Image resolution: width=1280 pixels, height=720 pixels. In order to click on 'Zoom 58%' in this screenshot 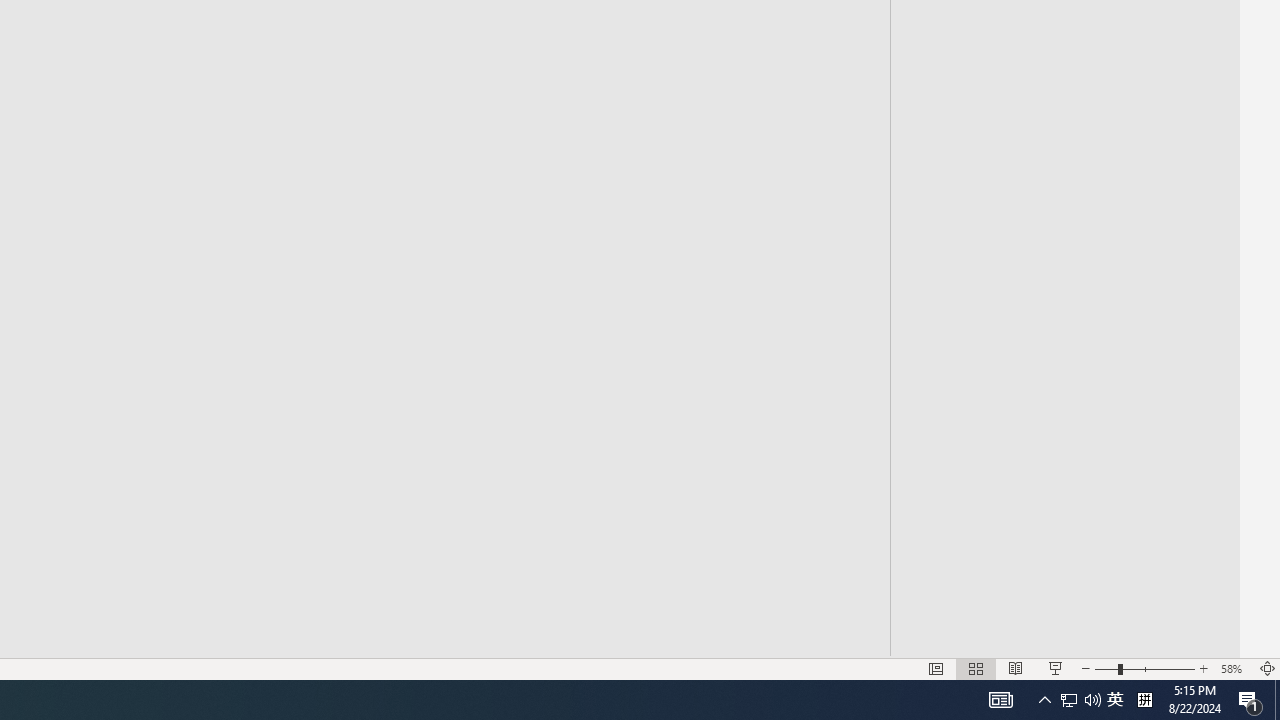, I will do `click(1233, 669)`.